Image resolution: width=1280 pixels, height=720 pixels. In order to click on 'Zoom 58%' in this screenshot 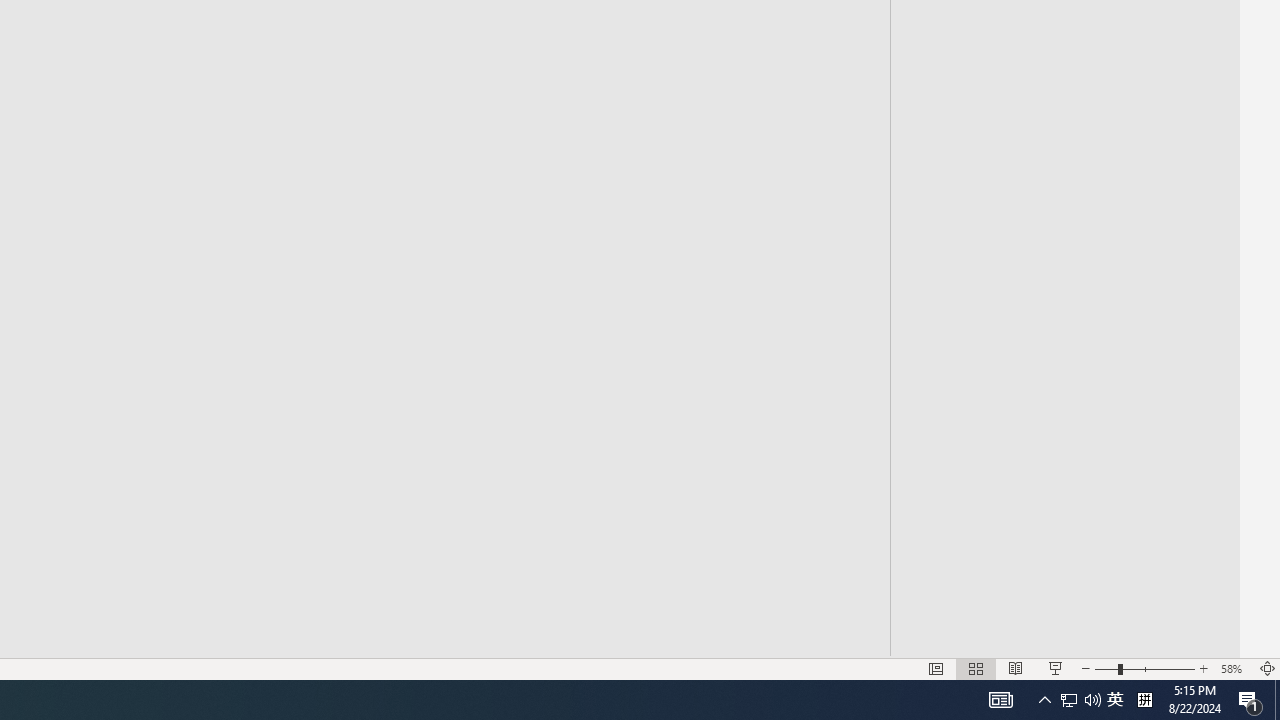, I will do `click(1233, 669)`.